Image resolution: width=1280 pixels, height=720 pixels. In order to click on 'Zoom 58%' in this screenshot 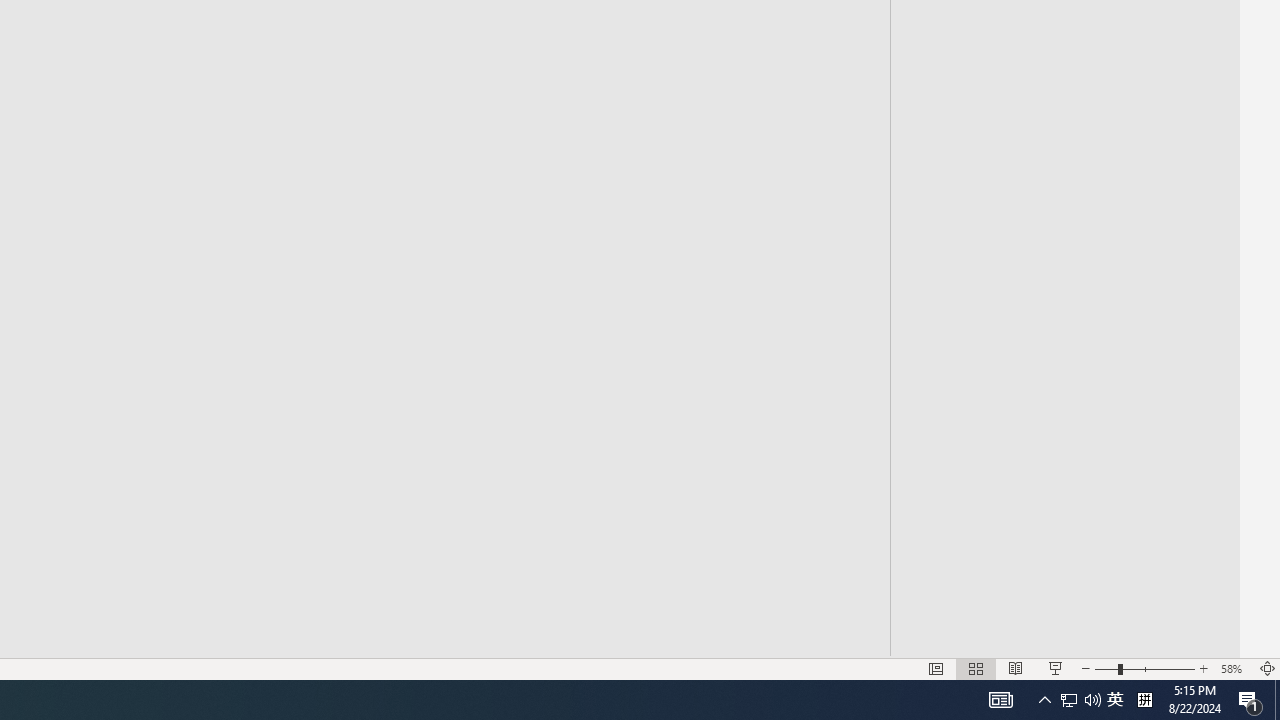, I will do `click(1233, 669)`.